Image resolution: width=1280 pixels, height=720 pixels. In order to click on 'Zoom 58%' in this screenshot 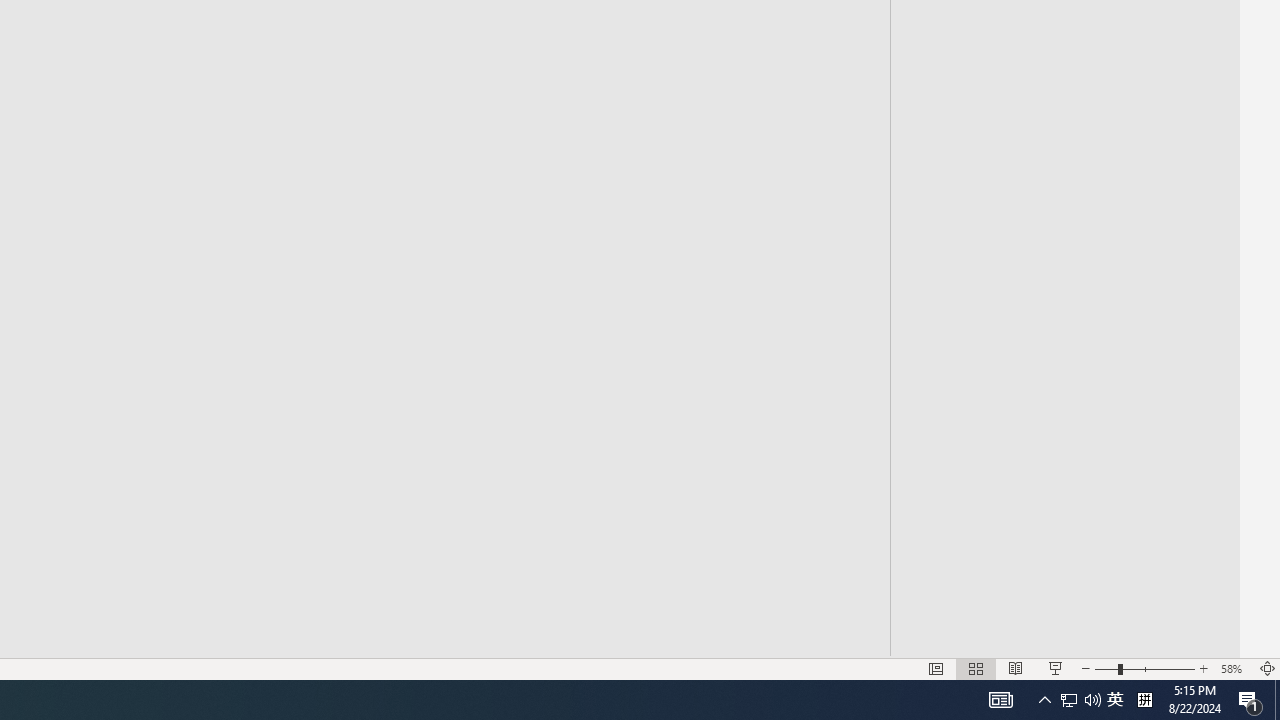, I will do `click(1233, 669)`.